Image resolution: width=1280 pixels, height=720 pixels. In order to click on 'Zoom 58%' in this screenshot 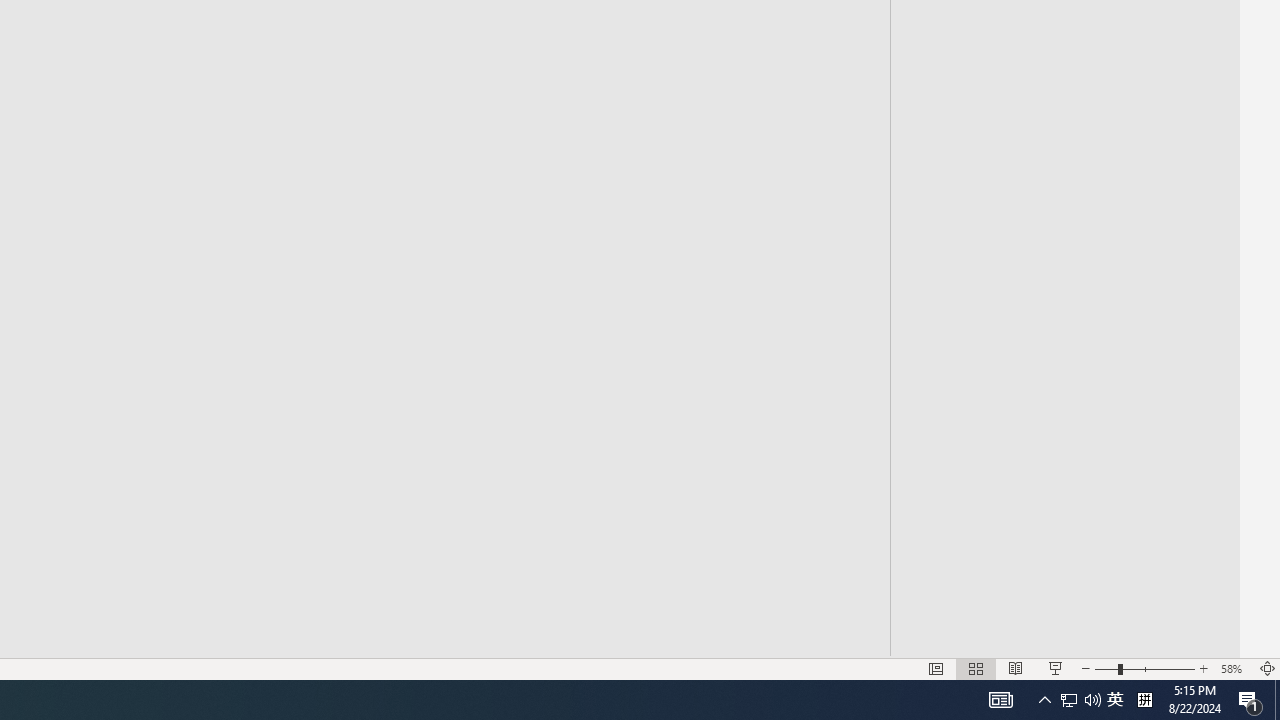, I will do `click(1233, 669)`.